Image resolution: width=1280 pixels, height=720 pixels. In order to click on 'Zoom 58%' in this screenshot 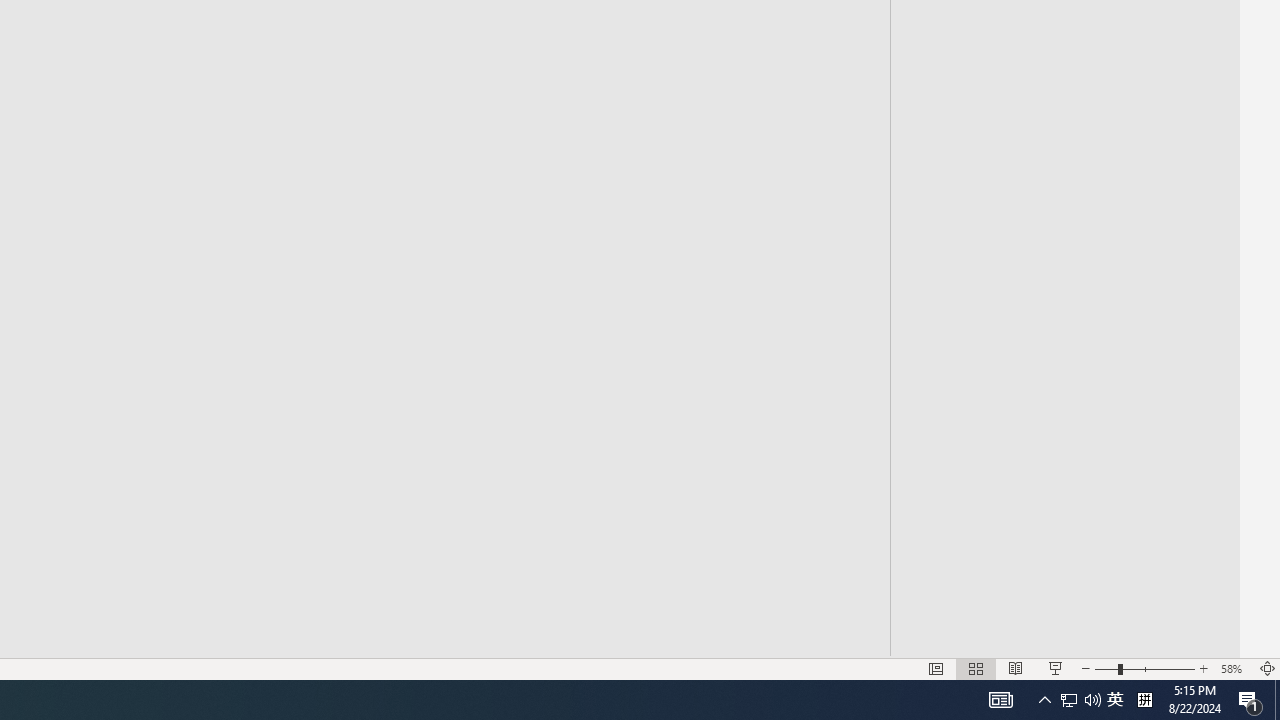, I will do `click(1233, 669)`.